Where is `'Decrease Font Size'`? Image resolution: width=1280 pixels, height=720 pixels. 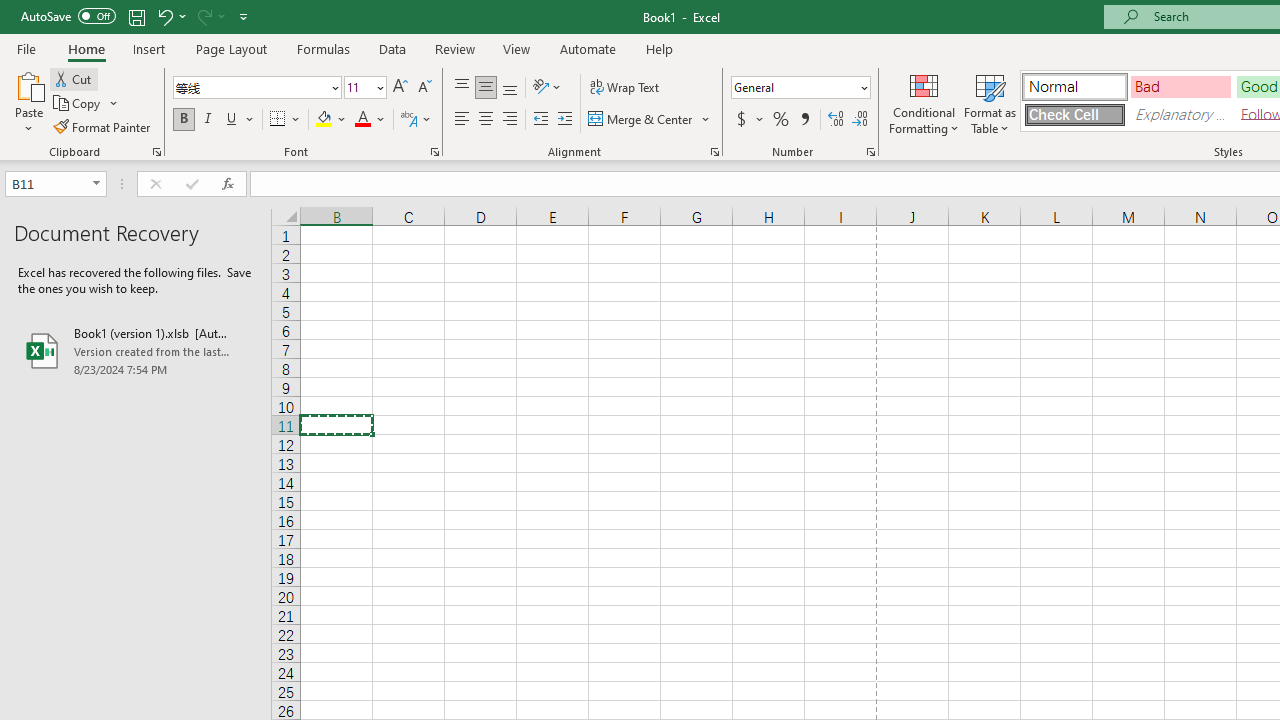
'Decrease Font Size' is located at coordinates (423, 86).